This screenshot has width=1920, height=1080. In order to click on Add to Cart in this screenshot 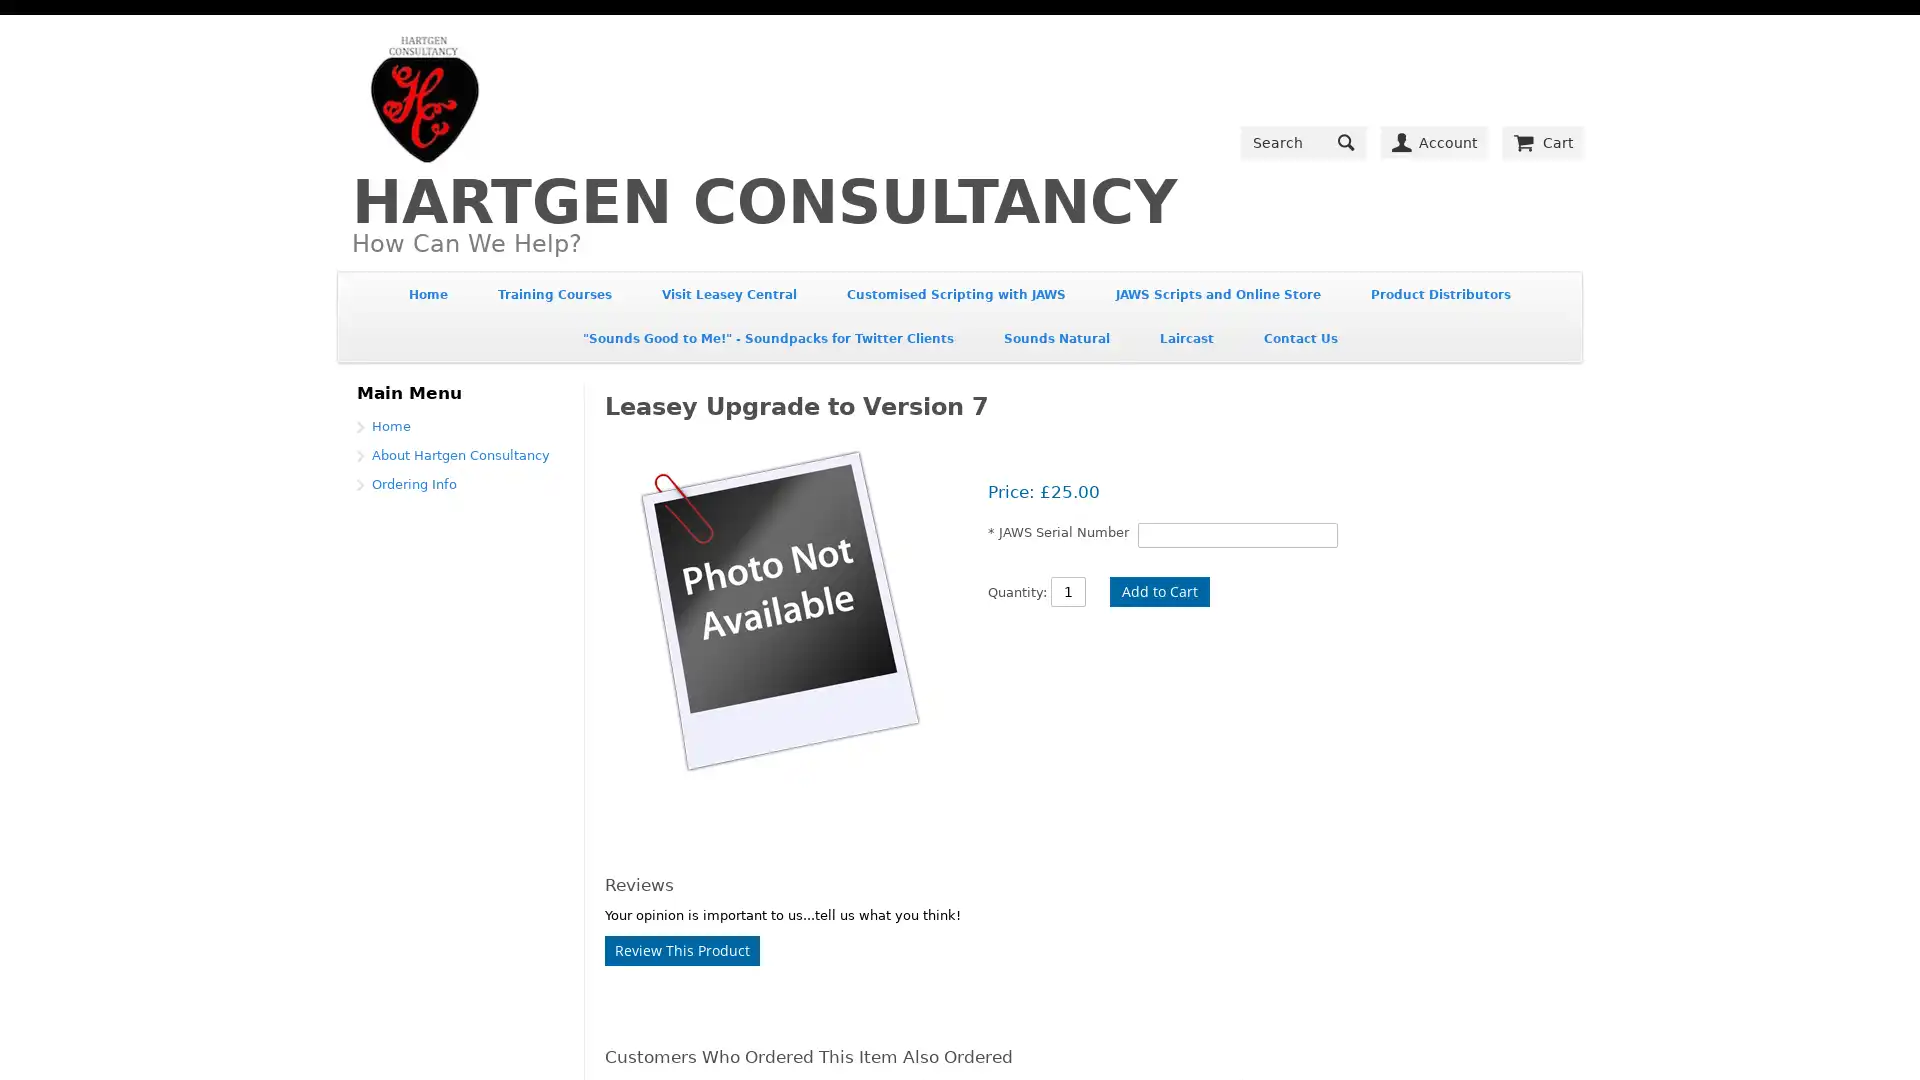, I will do `click(1160, 592)`.